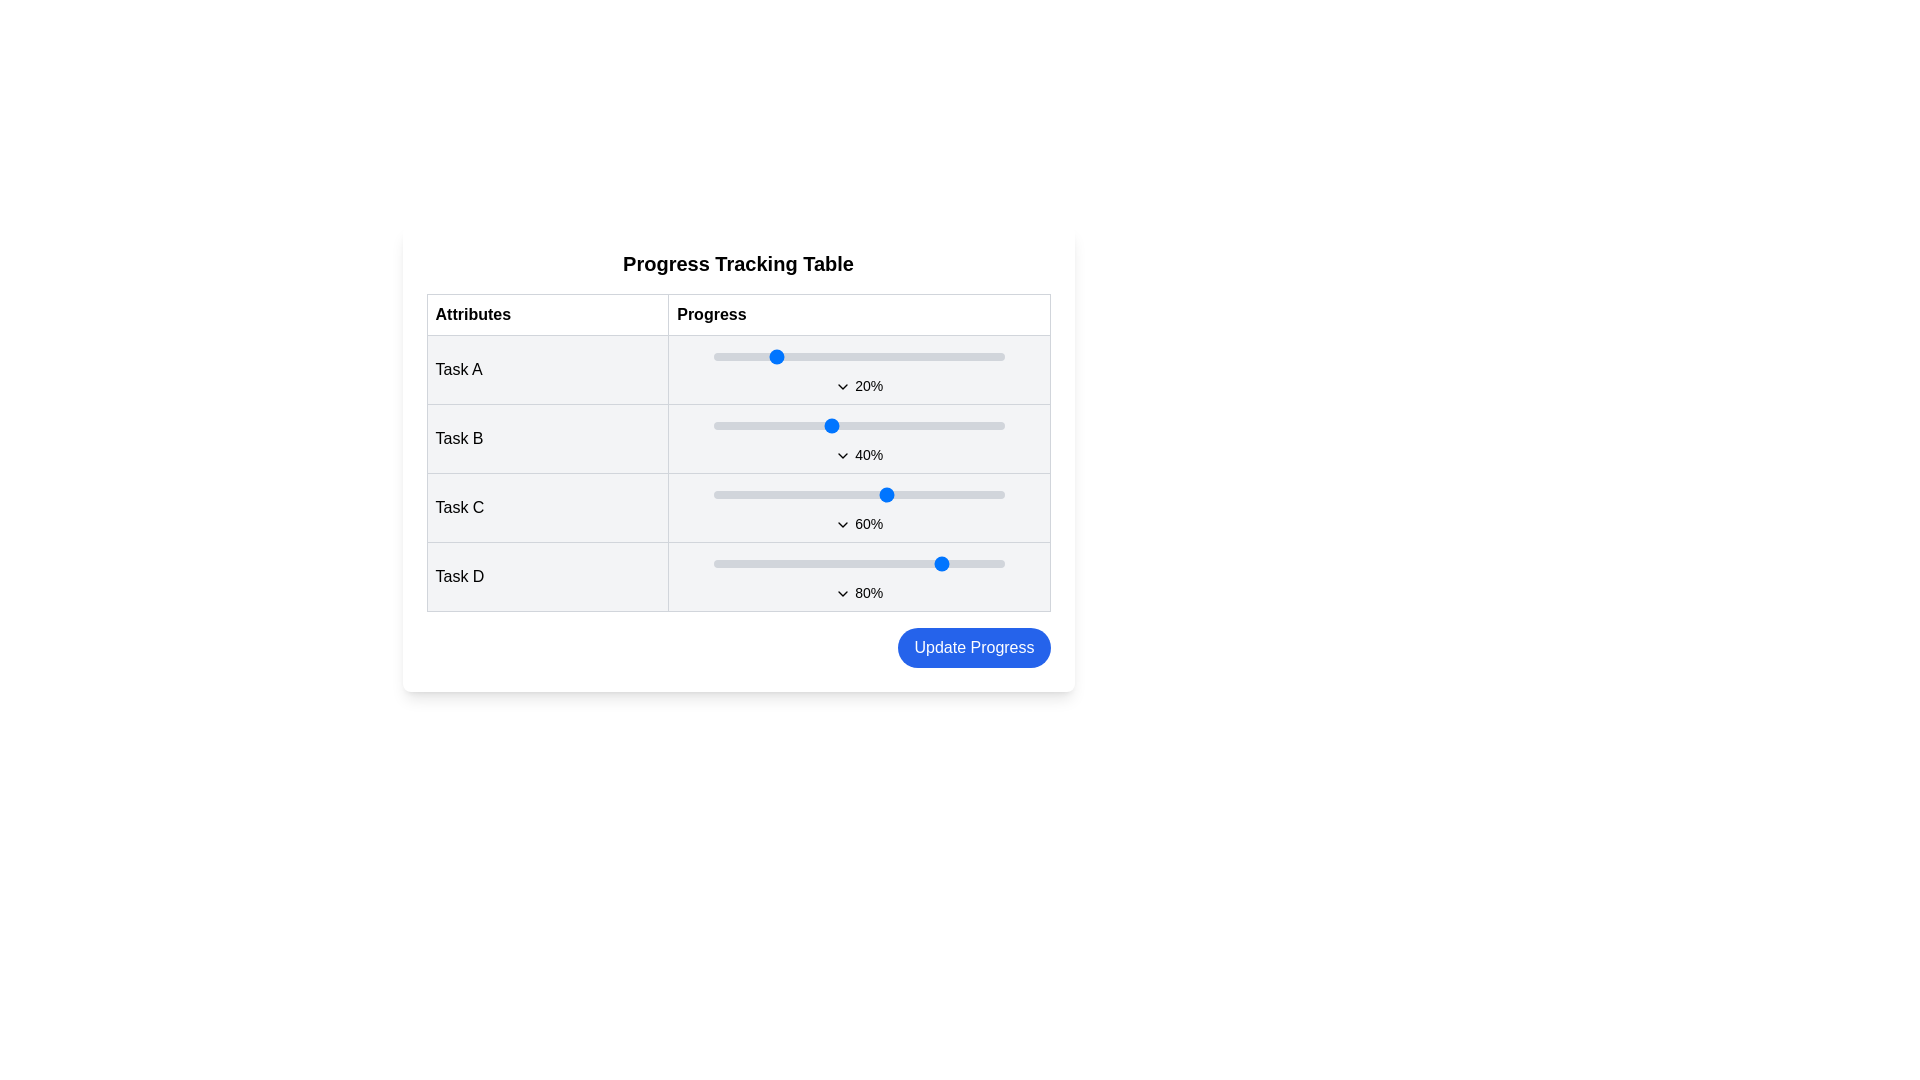 The image size is (1920, 1080). Describe the element at coordinates (859, 494) in the screenshot. I see `the progress of Task C` at that location.